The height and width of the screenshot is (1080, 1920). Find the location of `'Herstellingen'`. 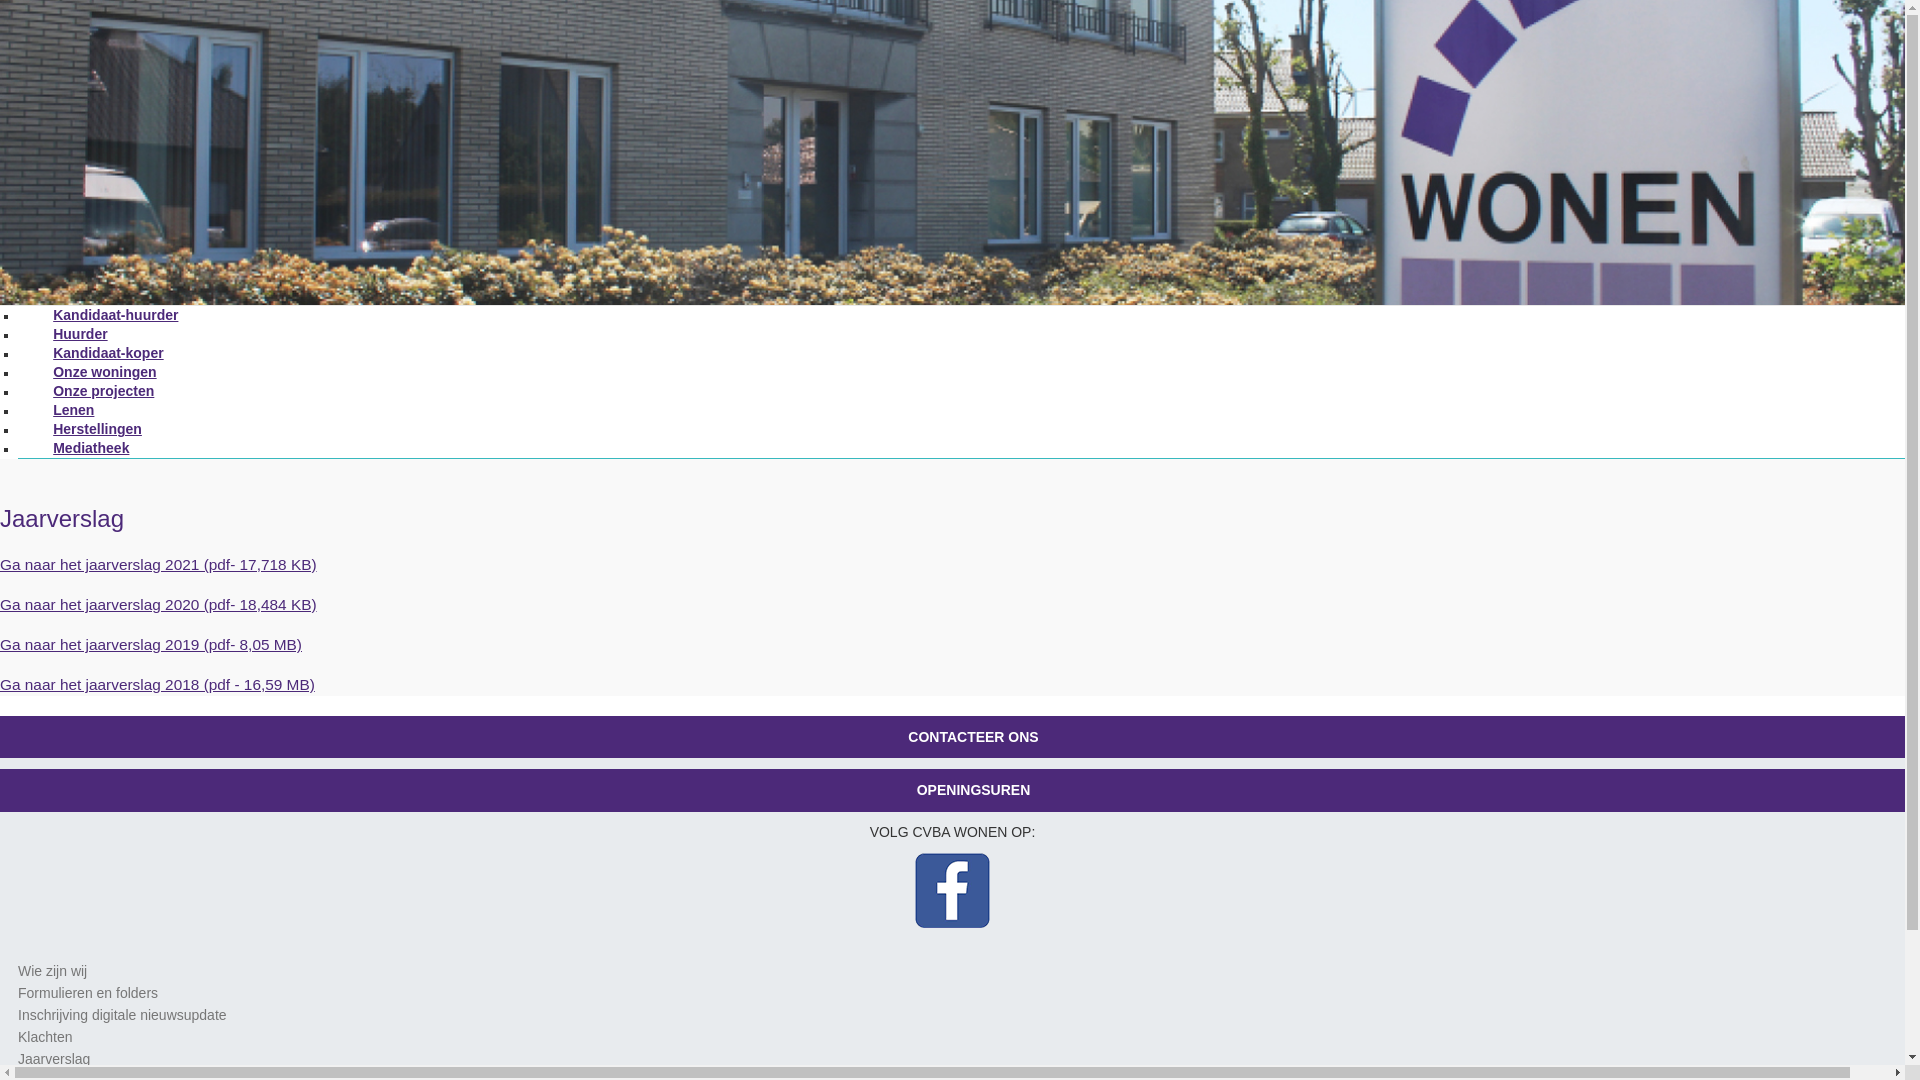

'Herstellingen' is located at coordinates (96, 429).